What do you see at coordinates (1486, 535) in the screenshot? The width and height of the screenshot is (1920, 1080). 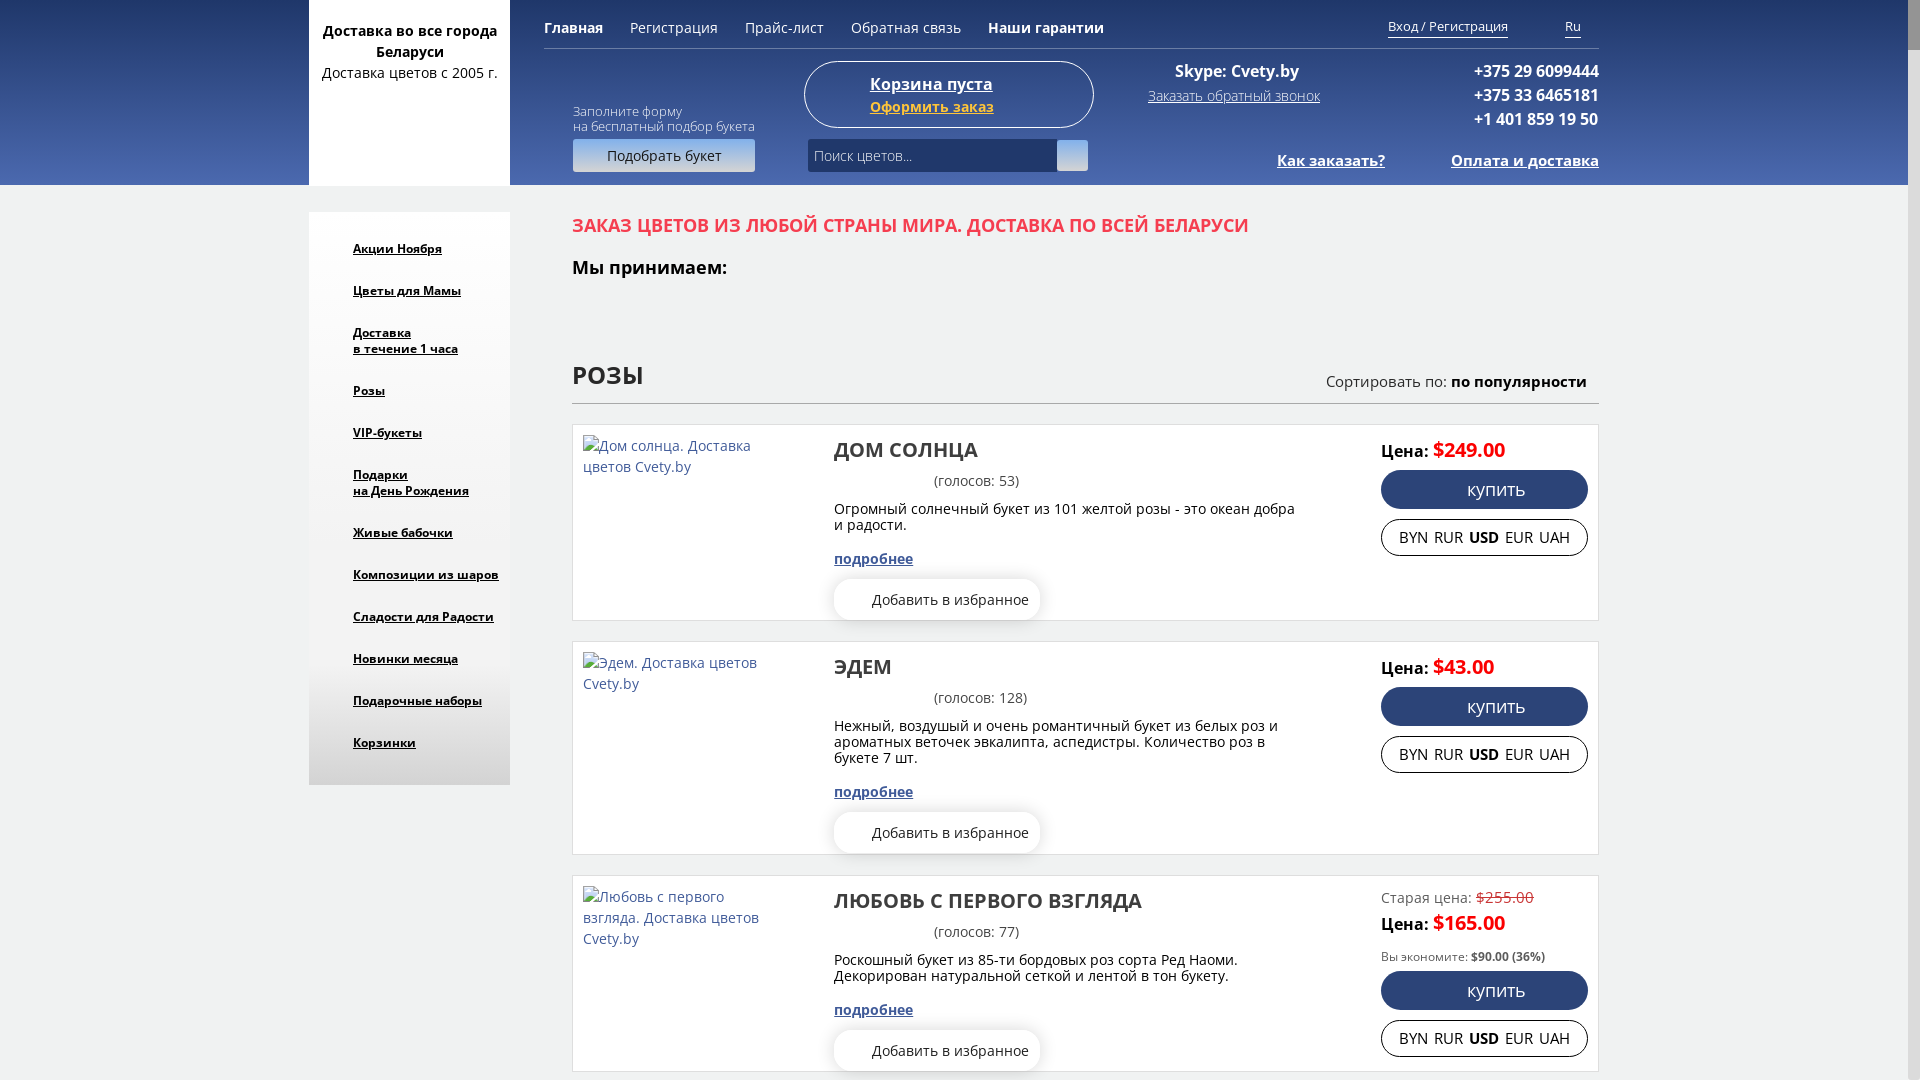 I see `'USD'` at bounding box center [1486, 535].